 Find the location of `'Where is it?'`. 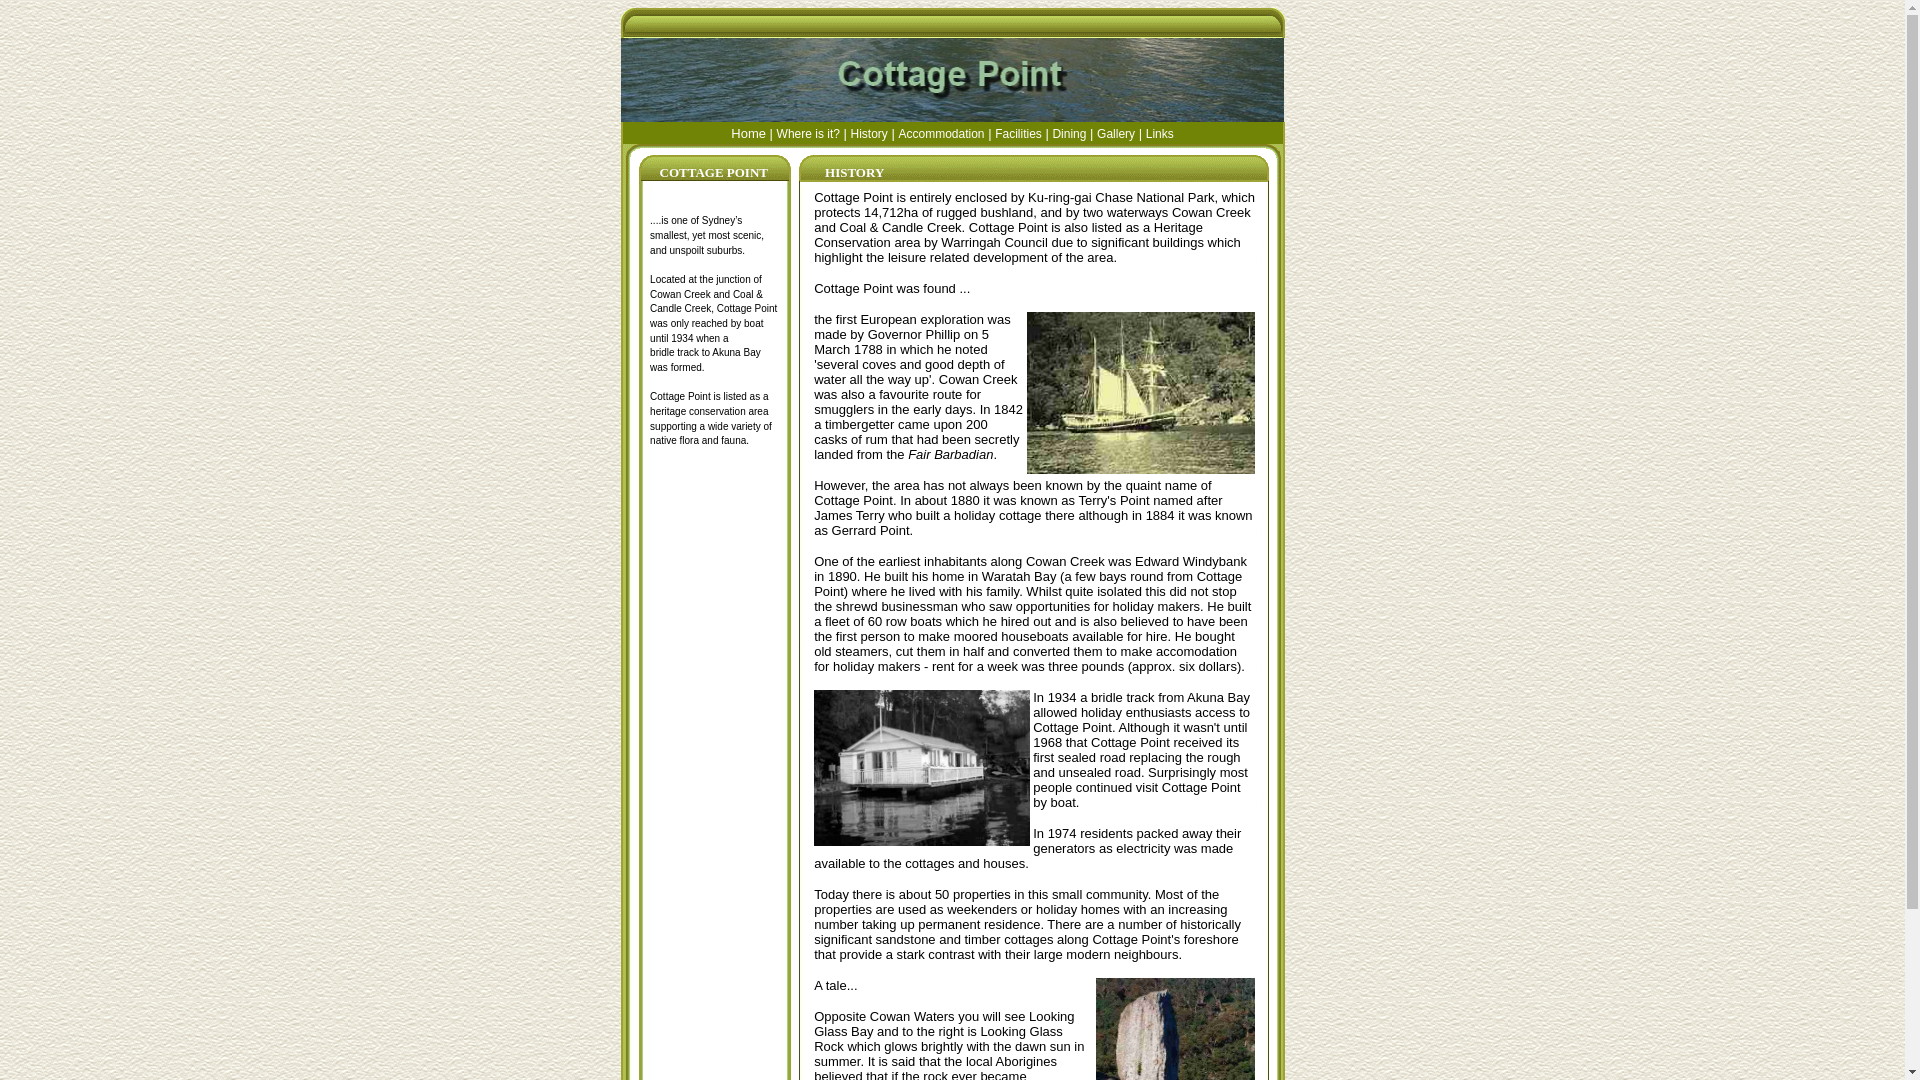

'Where is it?' is located at coordinates (776, 132).